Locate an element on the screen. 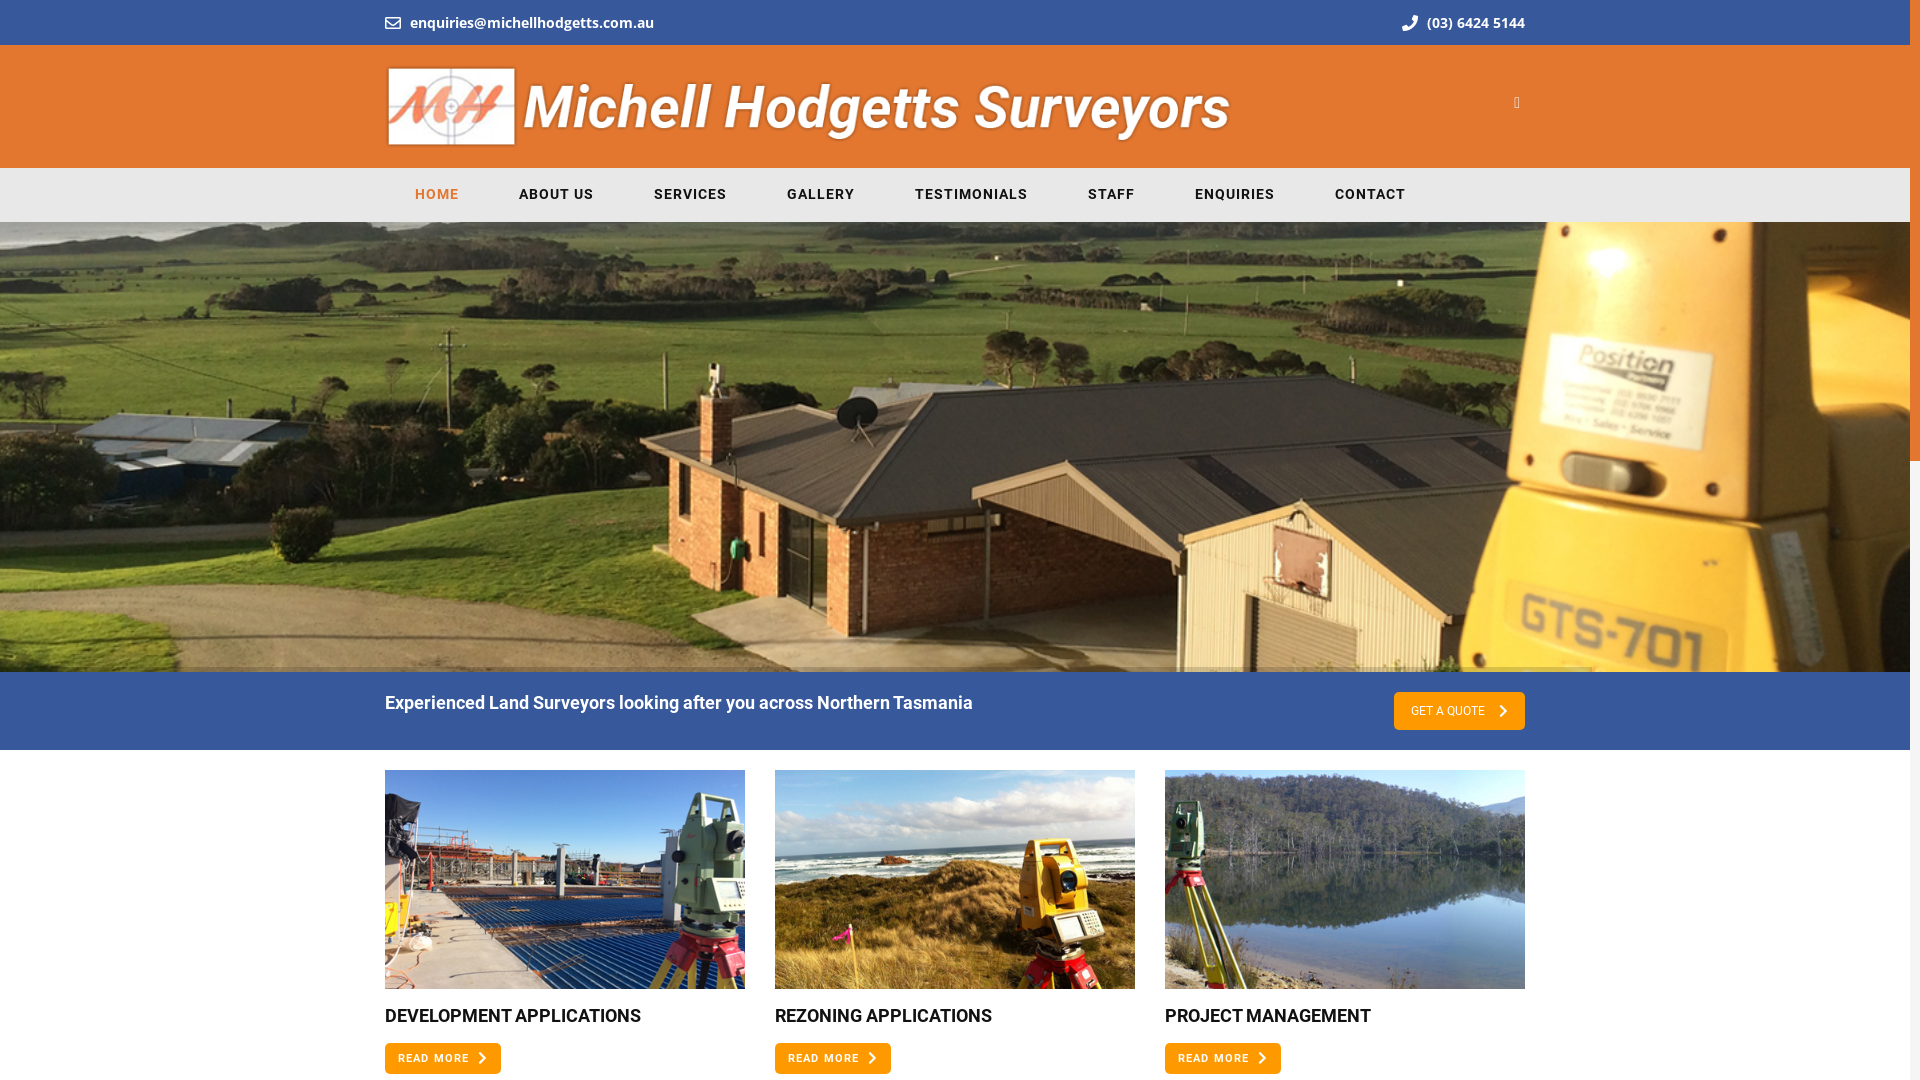 The image size is (1920, 1080). 'ENQUIRIES' is located at coordinates (1233, 194).